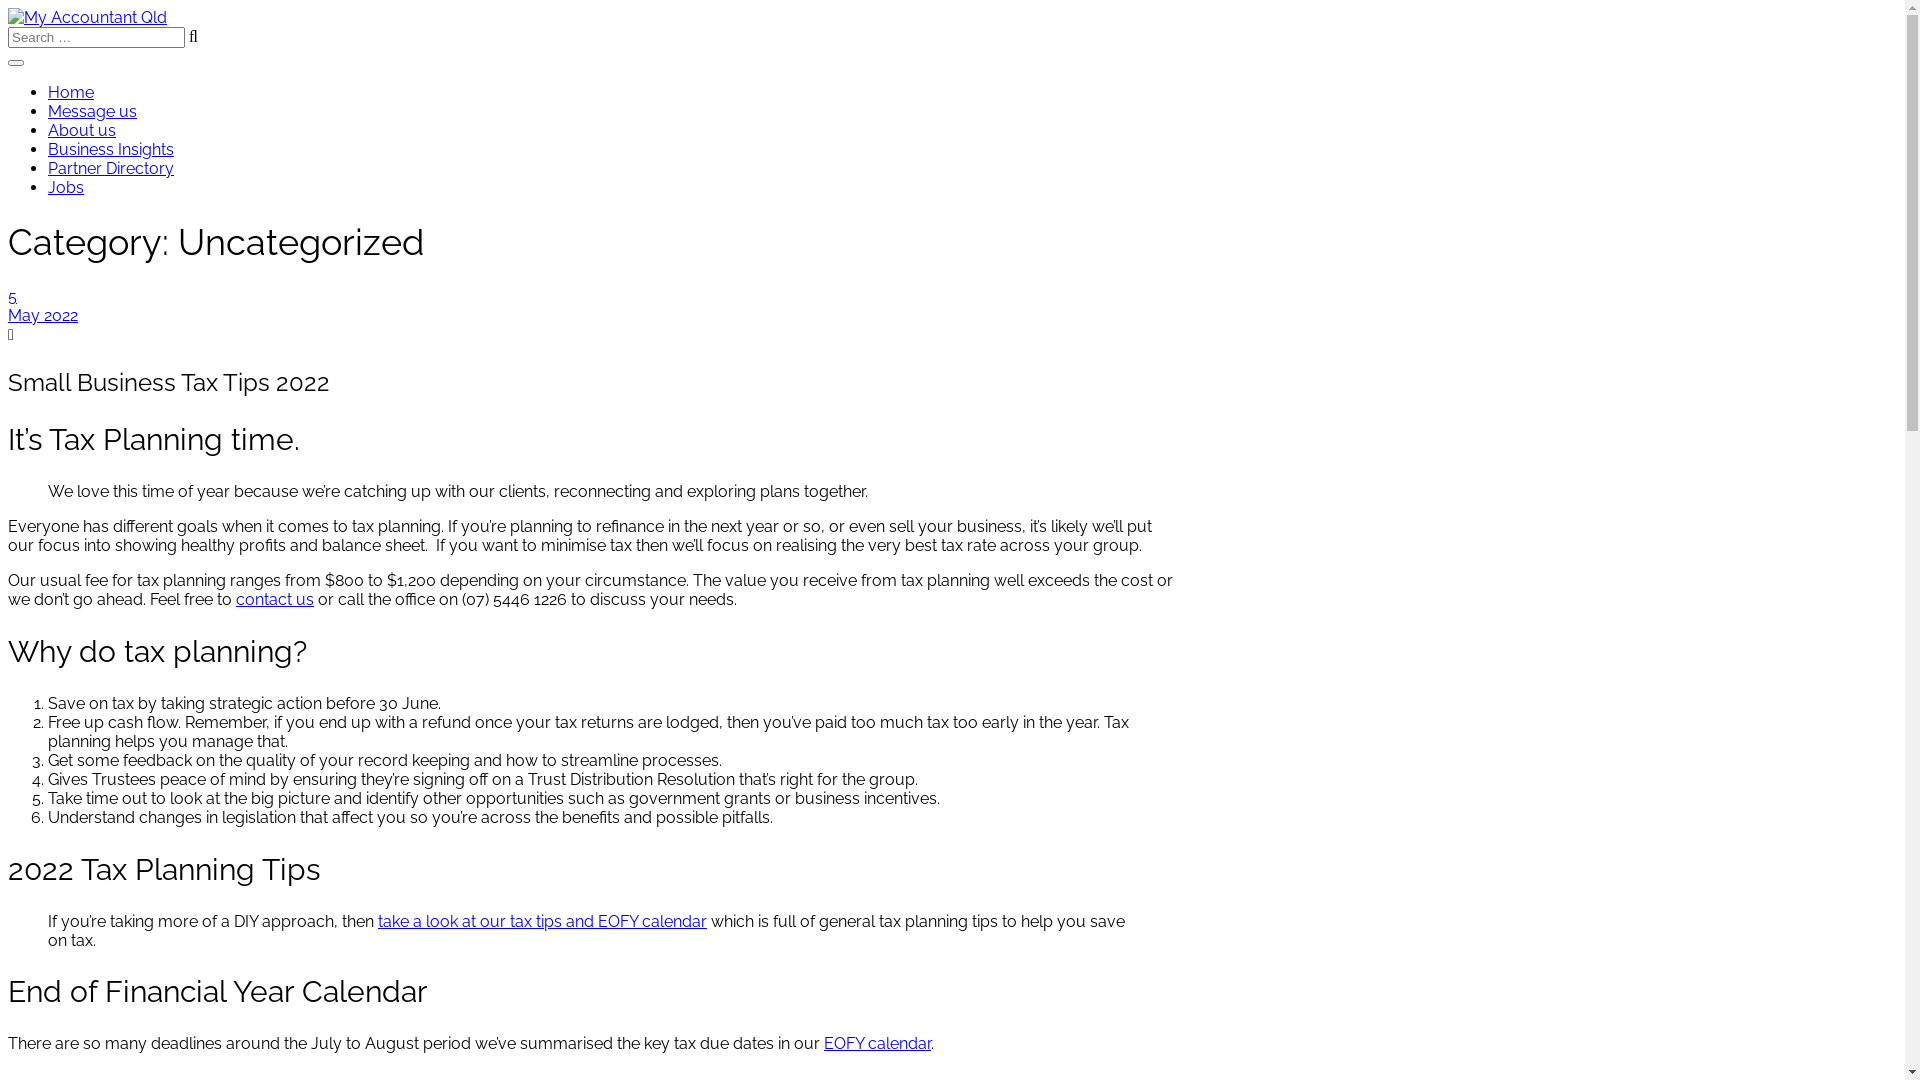 This screenshot has height=1080, width=1920. What do you see at coordinates (80, 130) in the screenshot?
I see `'About us'` at bounding box center [80, 130].